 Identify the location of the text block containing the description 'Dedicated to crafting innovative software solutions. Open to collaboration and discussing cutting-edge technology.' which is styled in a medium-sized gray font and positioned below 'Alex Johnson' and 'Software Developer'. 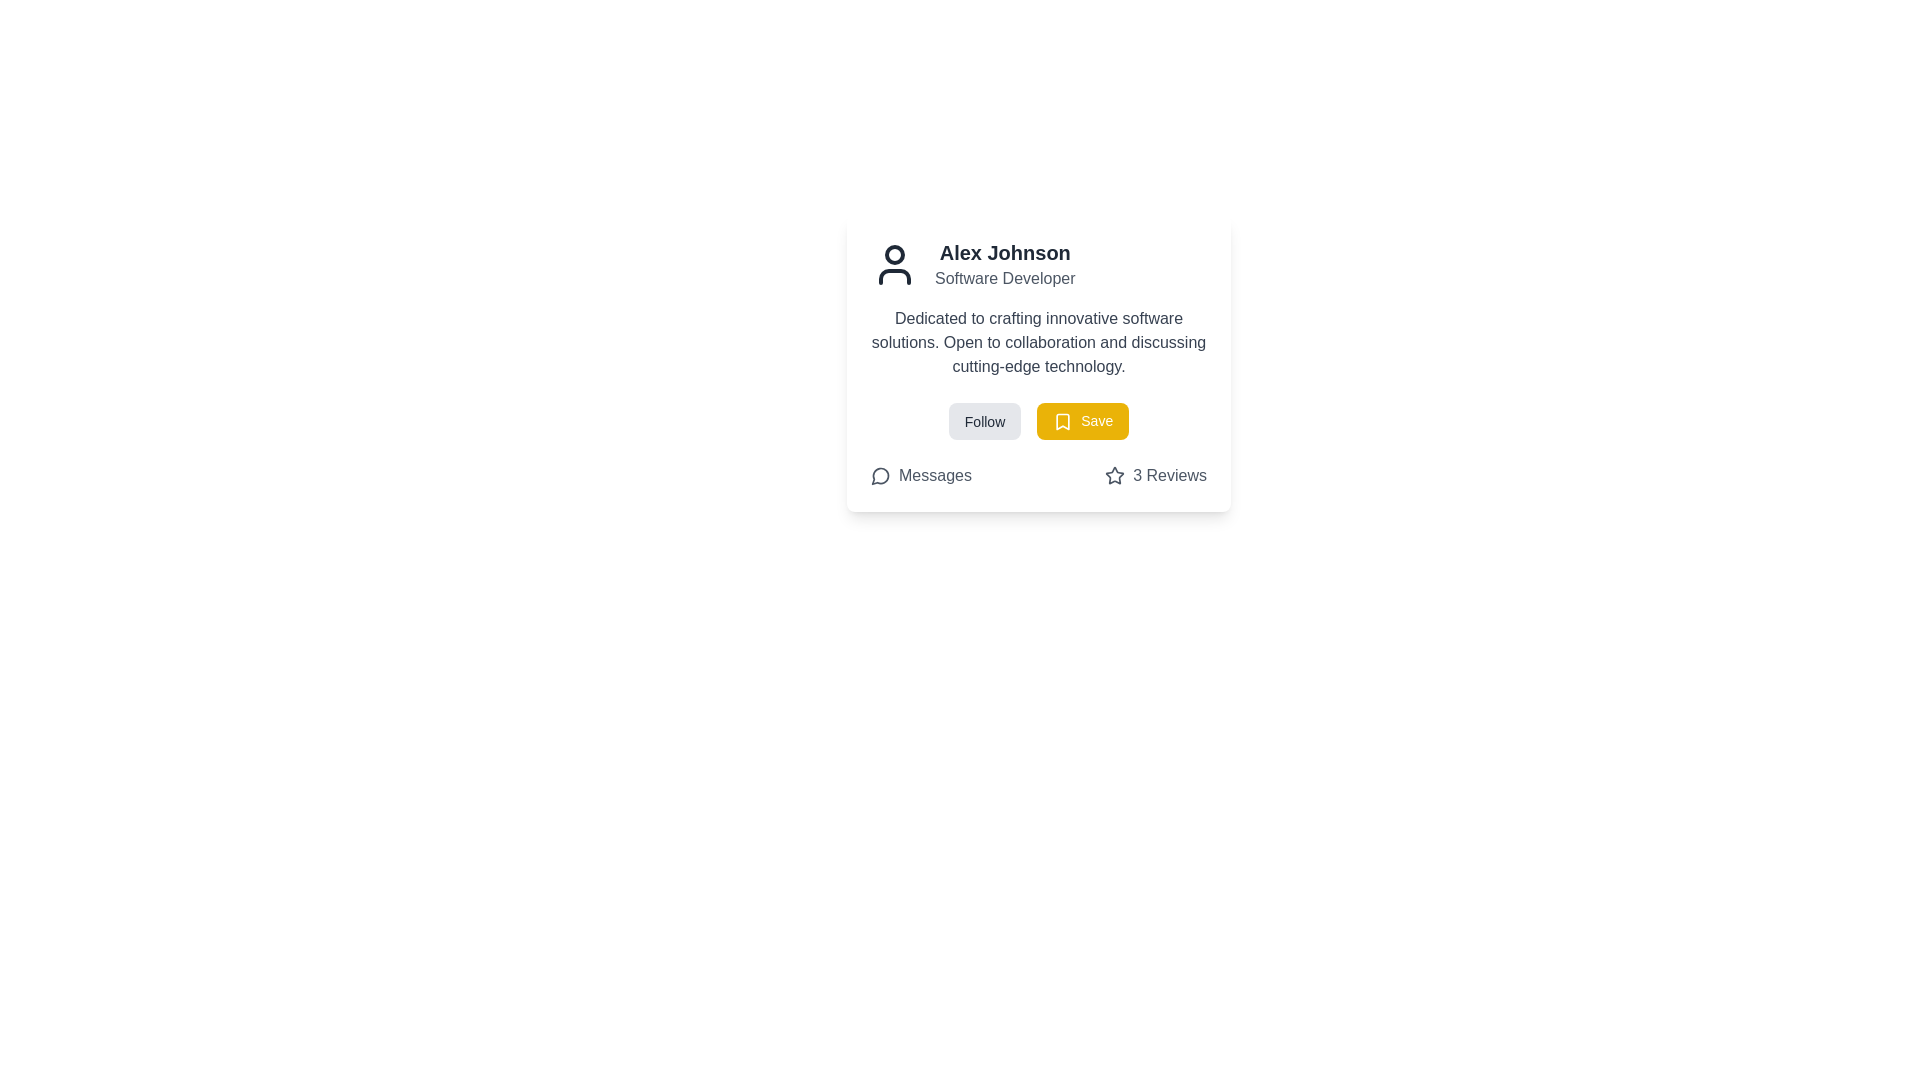
(1038, 342).